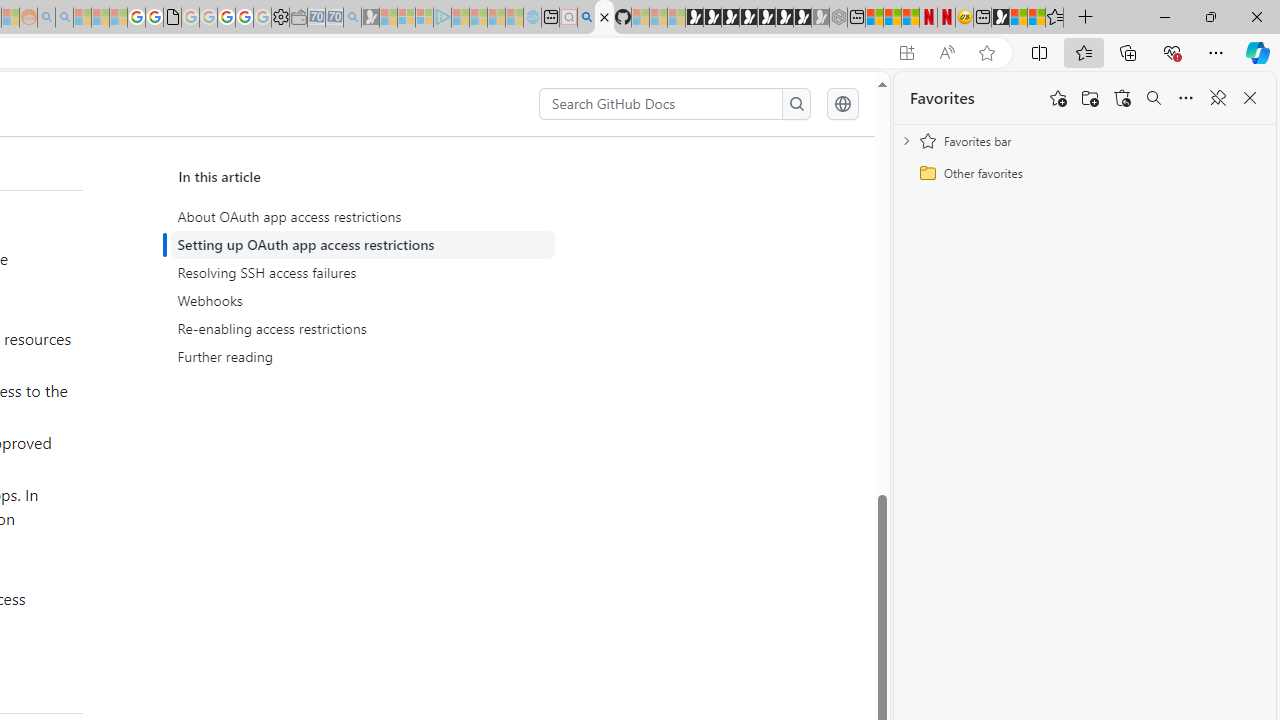 This screenshot has height=720, width=1280. What do you see at coordinates (1249, 98) in the screenshot?
I see `'Close favorites'` at bounding box center [1249, 98].